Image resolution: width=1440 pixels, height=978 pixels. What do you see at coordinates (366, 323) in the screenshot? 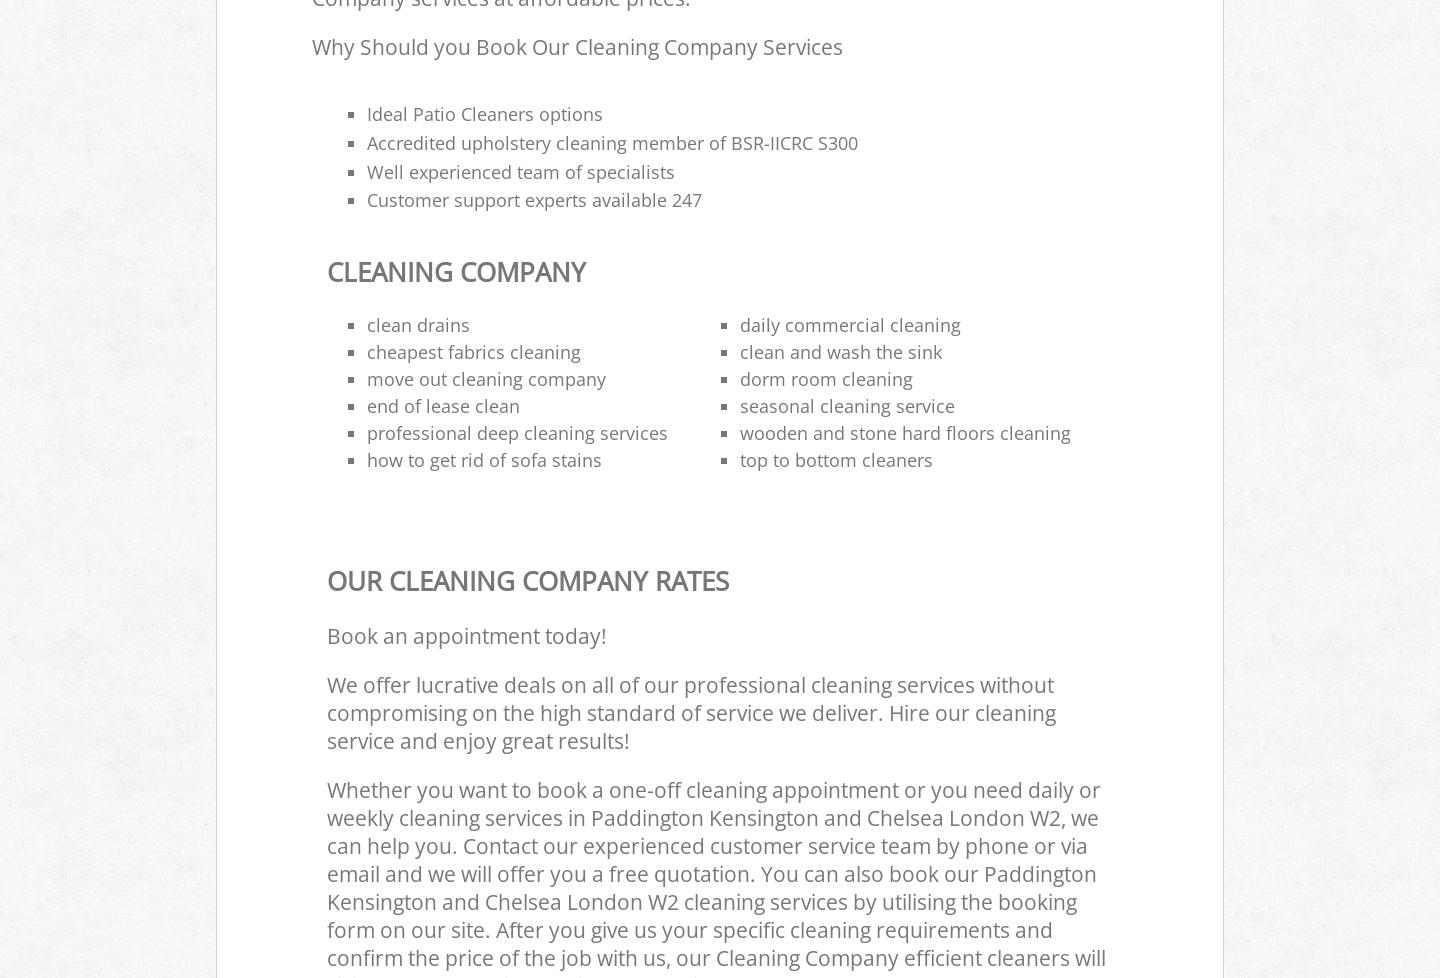
I see `'clean drains'` at bounding box center [366, 323].